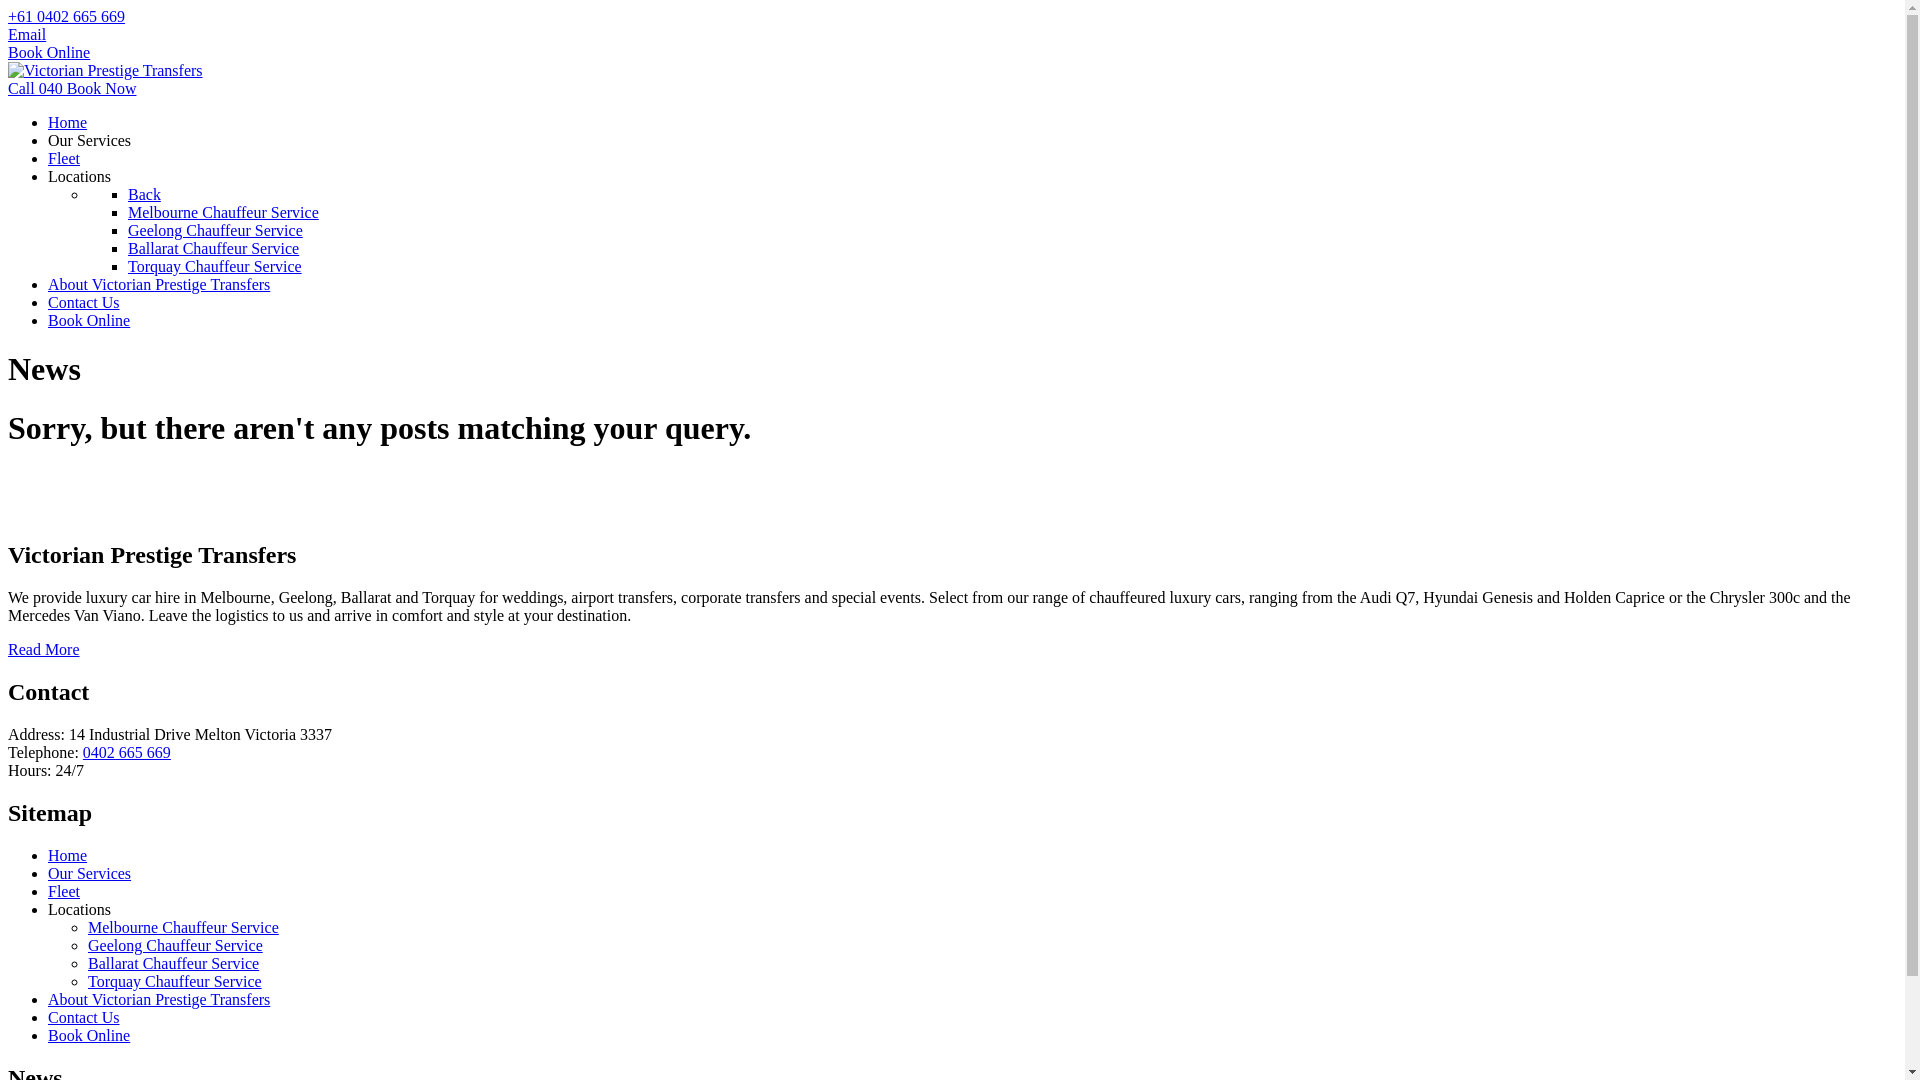 The height and width of the screenshot is (1080, 1920). I want to click on '0402 665 669', so click(125, 752).